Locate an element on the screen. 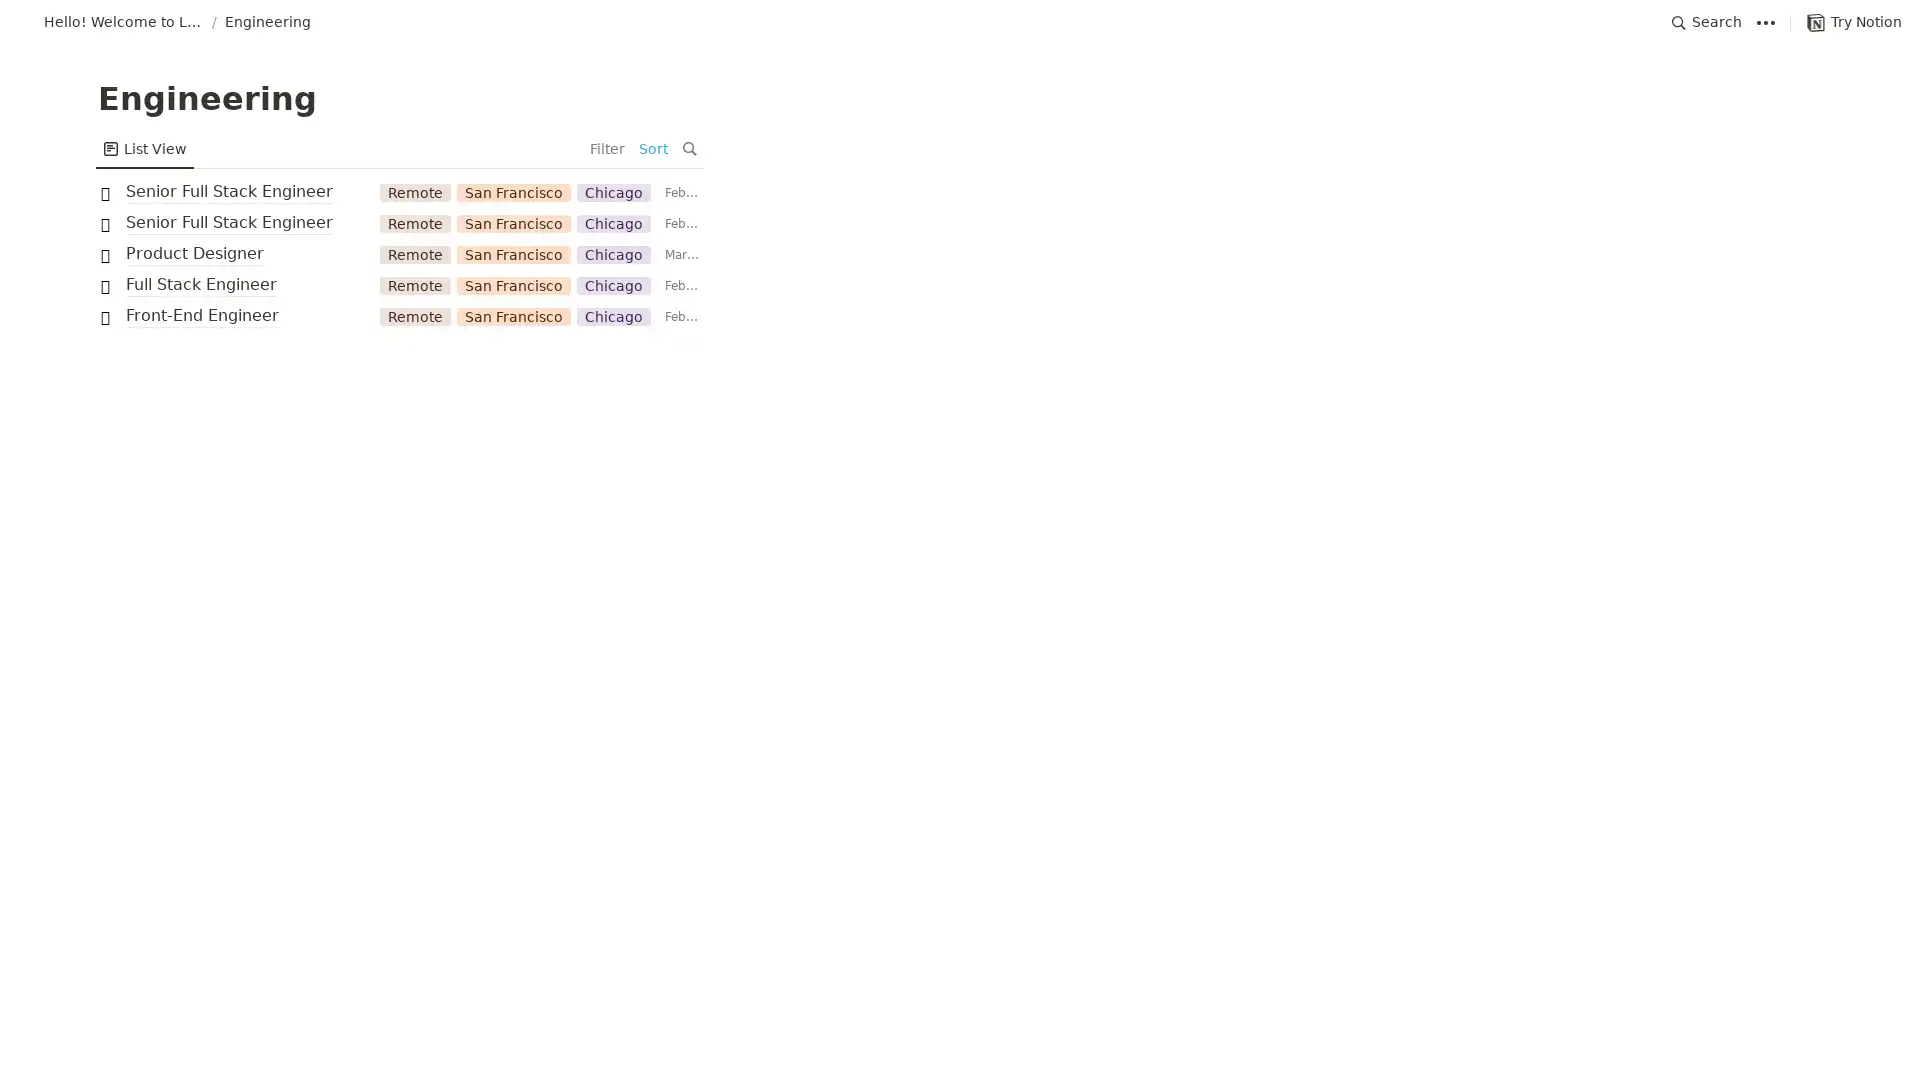 This screenshot has height=1080, width=1920. Try Notion is located at coordinates (1853, 22).